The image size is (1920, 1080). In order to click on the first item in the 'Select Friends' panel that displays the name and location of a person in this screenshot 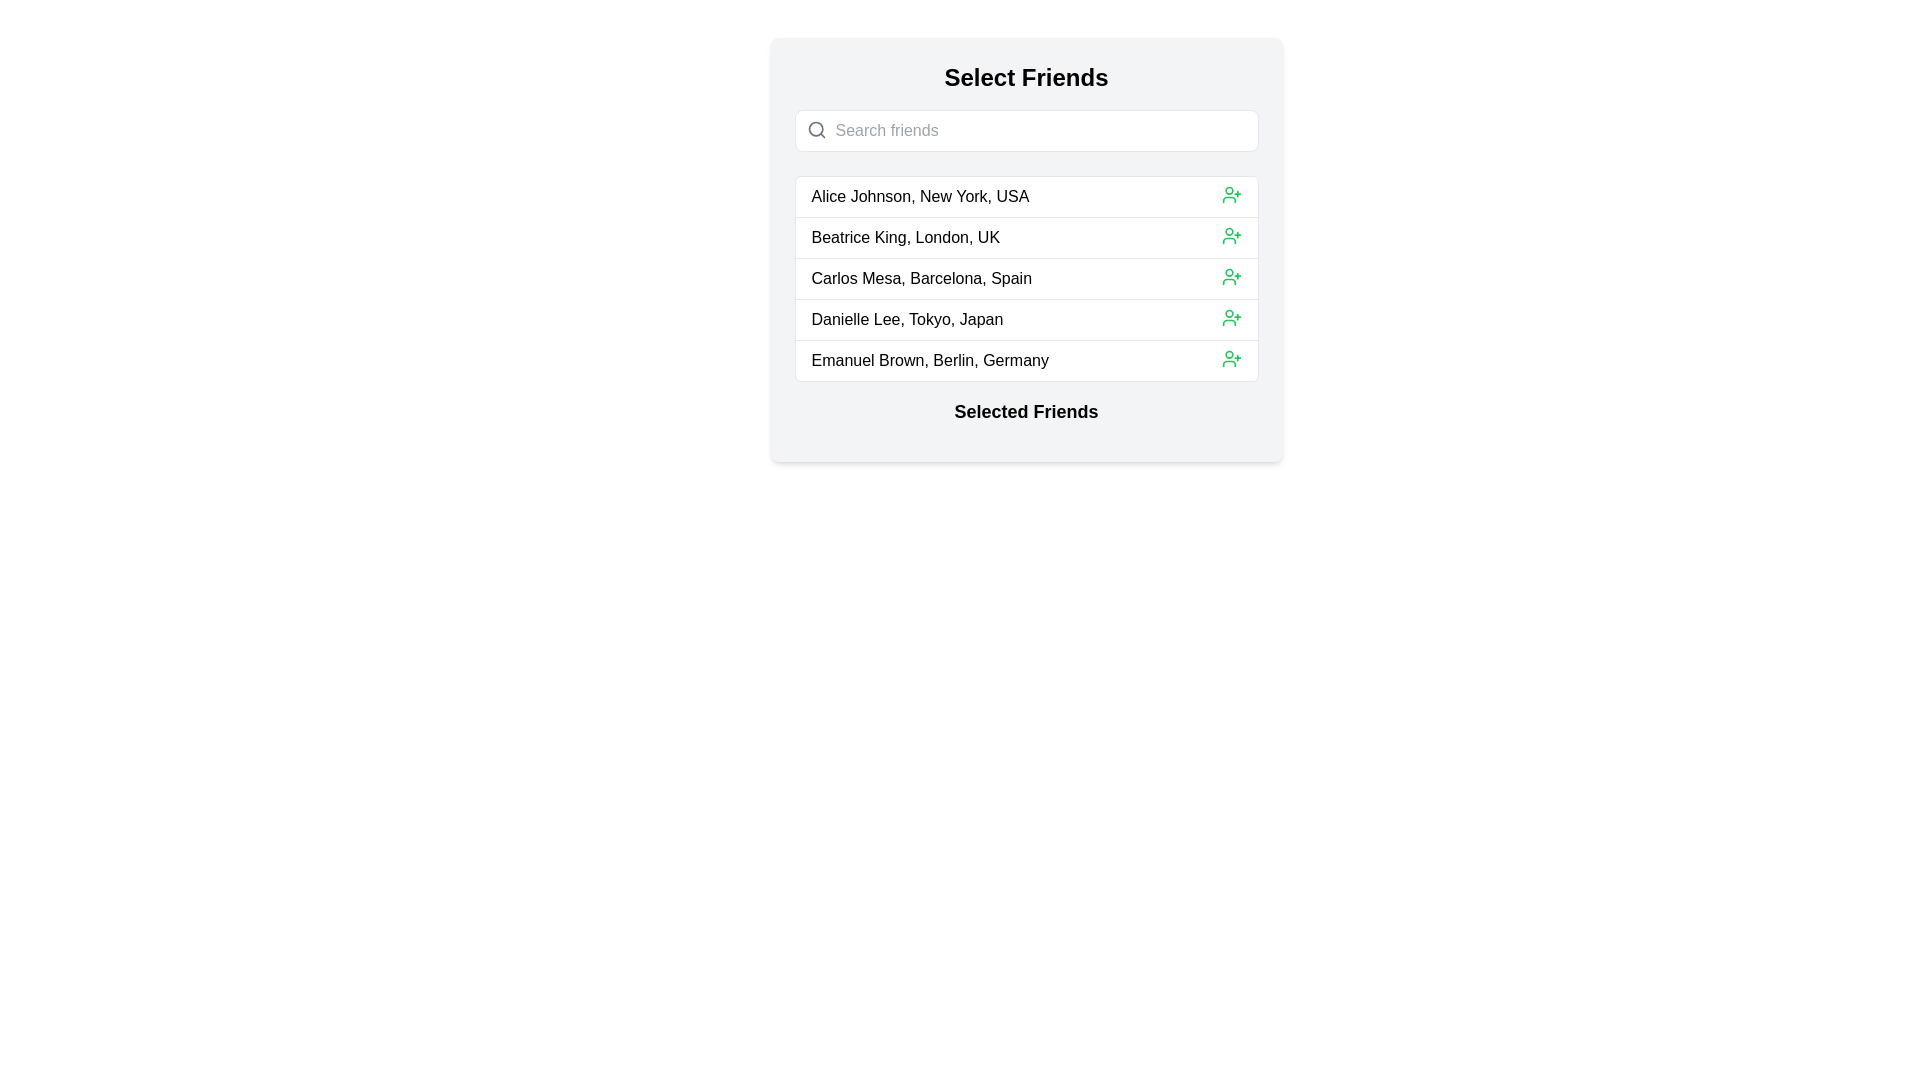, I will do `click(919, 196)`.